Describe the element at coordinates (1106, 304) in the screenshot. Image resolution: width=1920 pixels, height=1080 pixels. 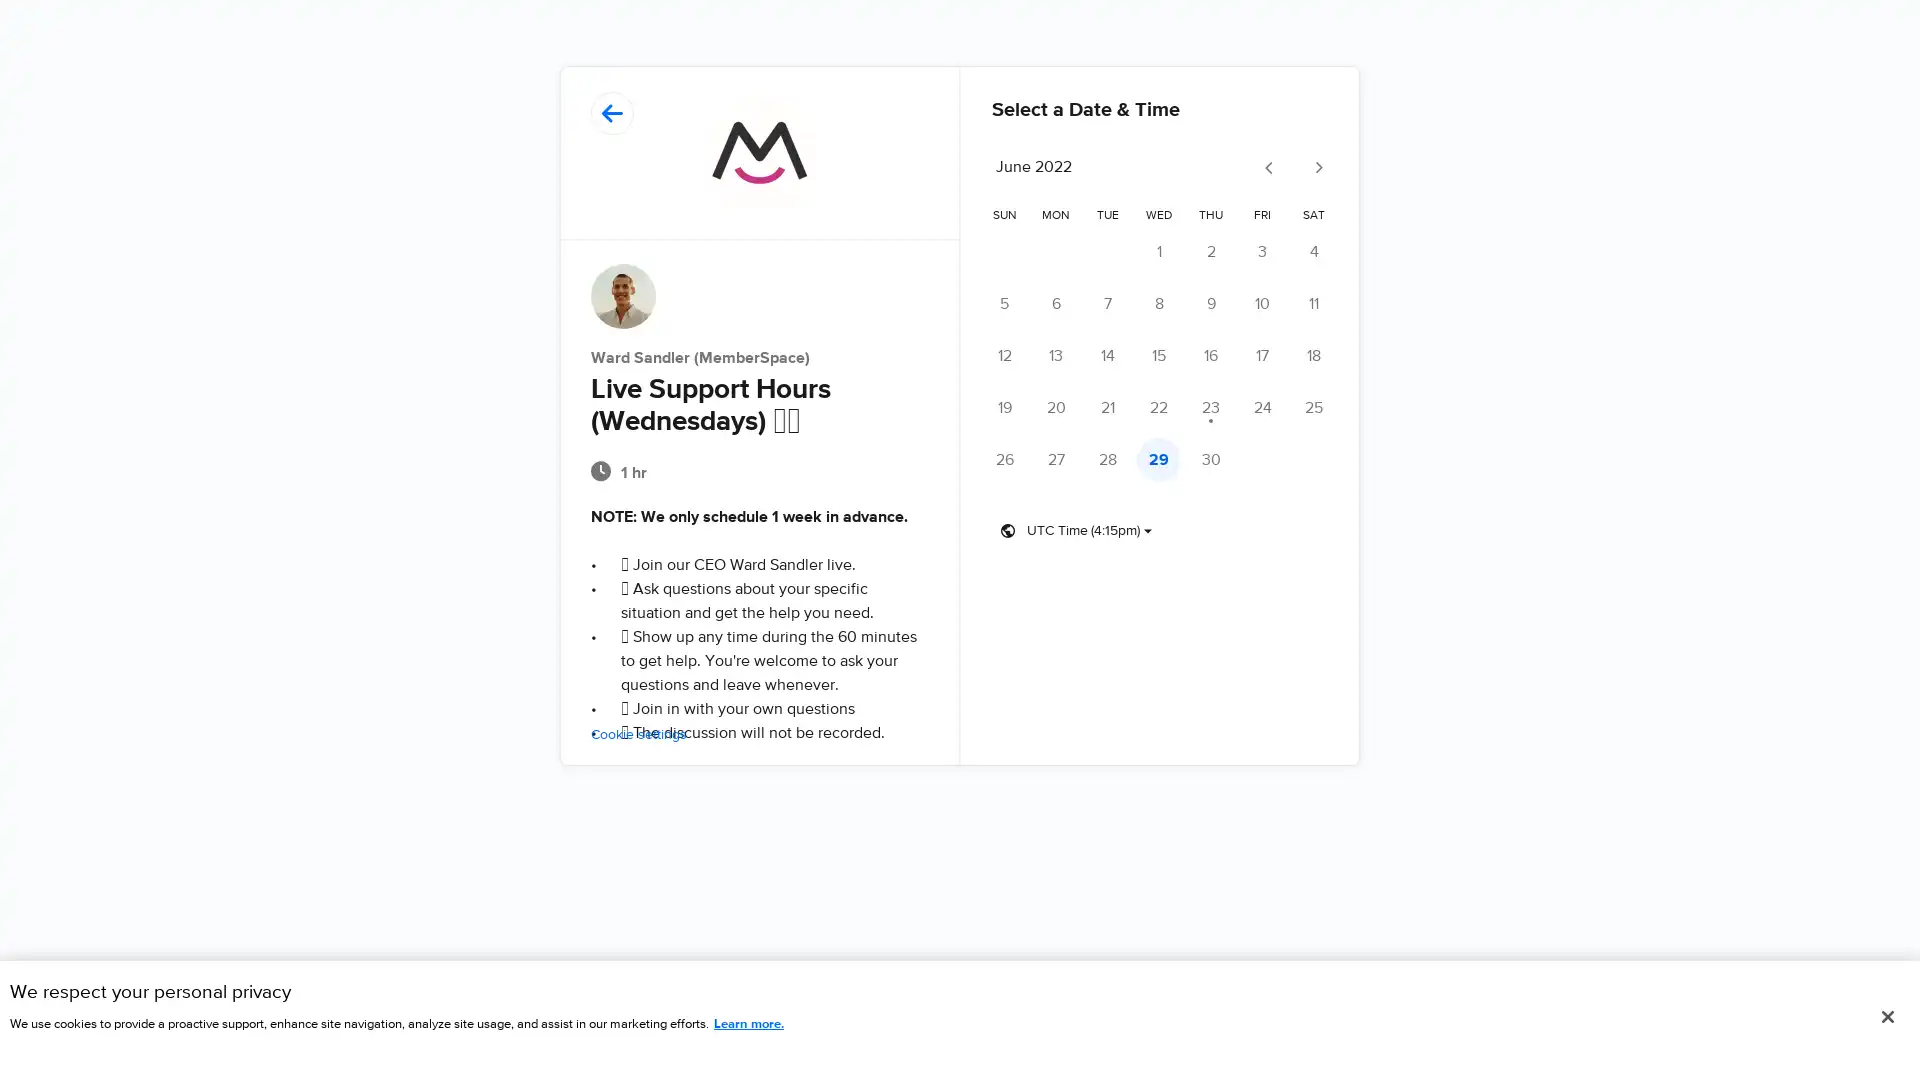
I see `Tuesday, June 7 - No times available` at that location.